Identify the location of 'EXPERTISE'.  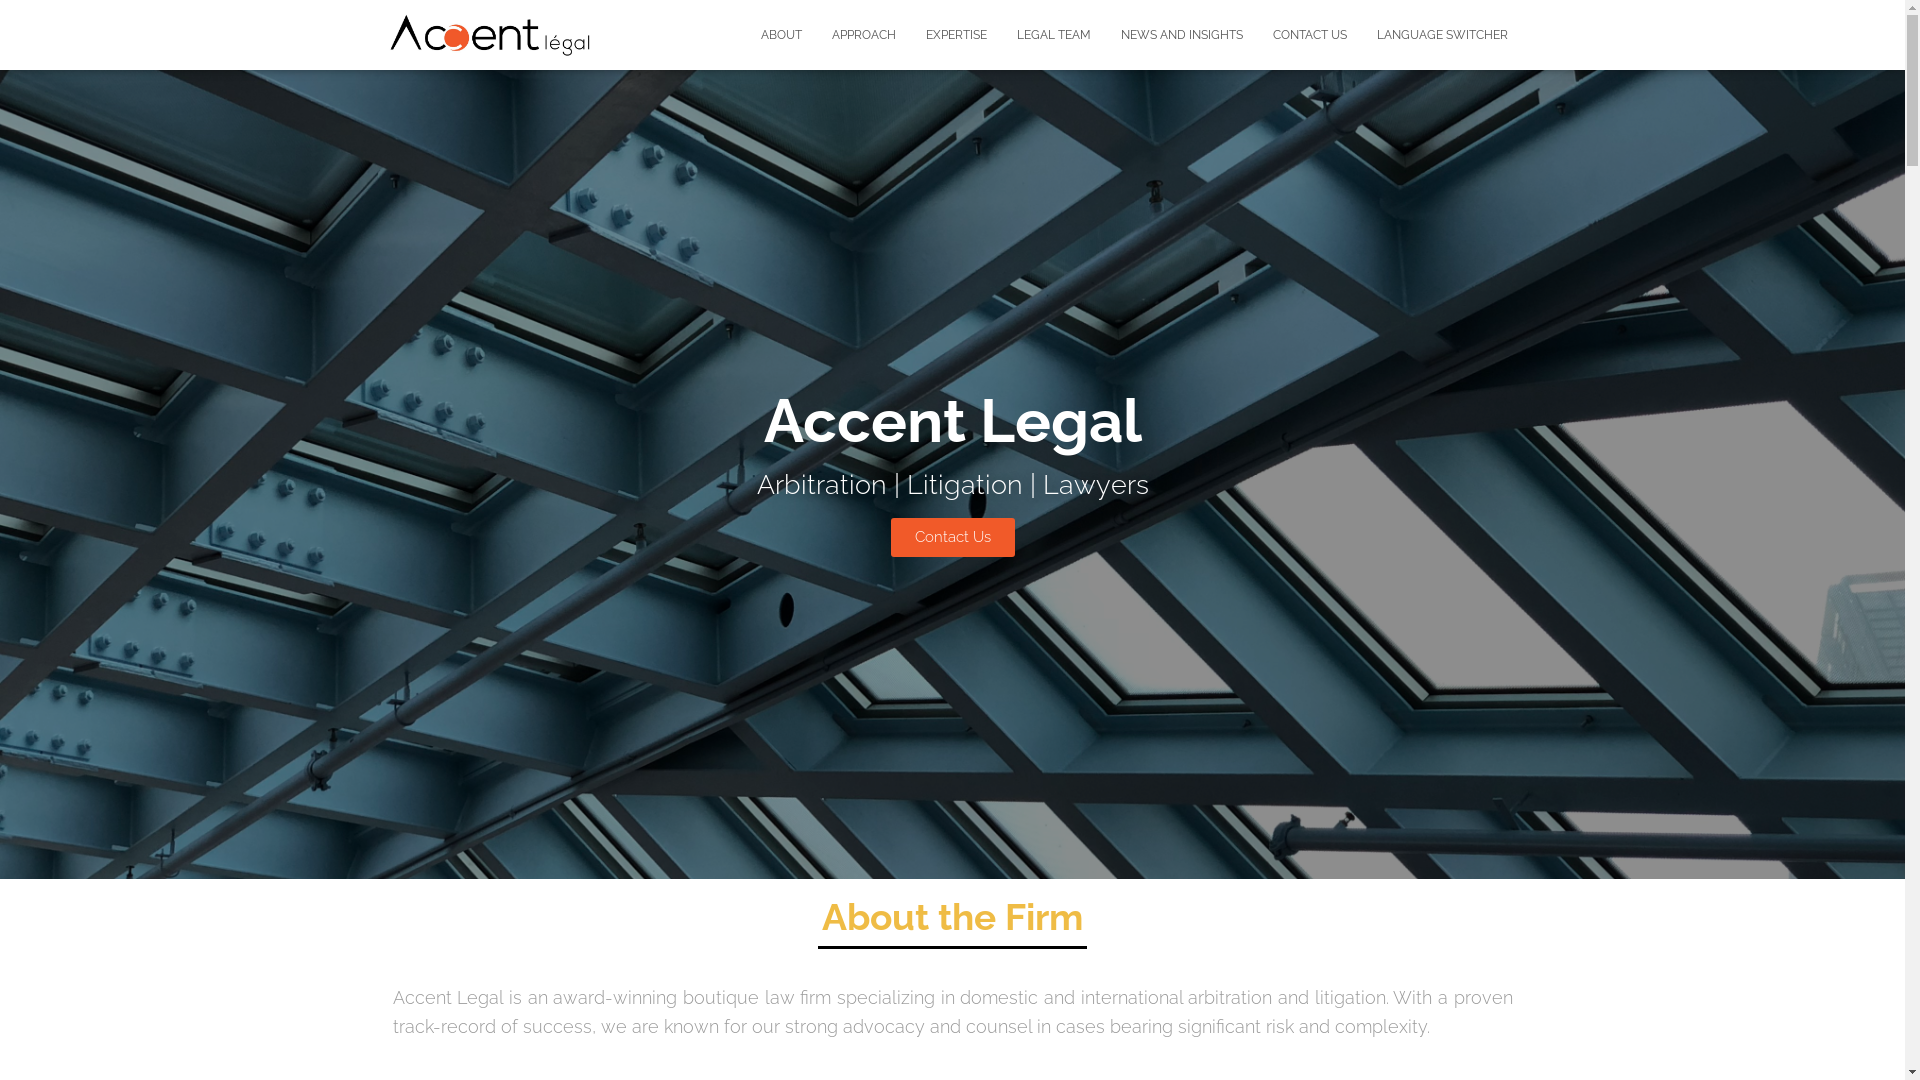
(954, 34).